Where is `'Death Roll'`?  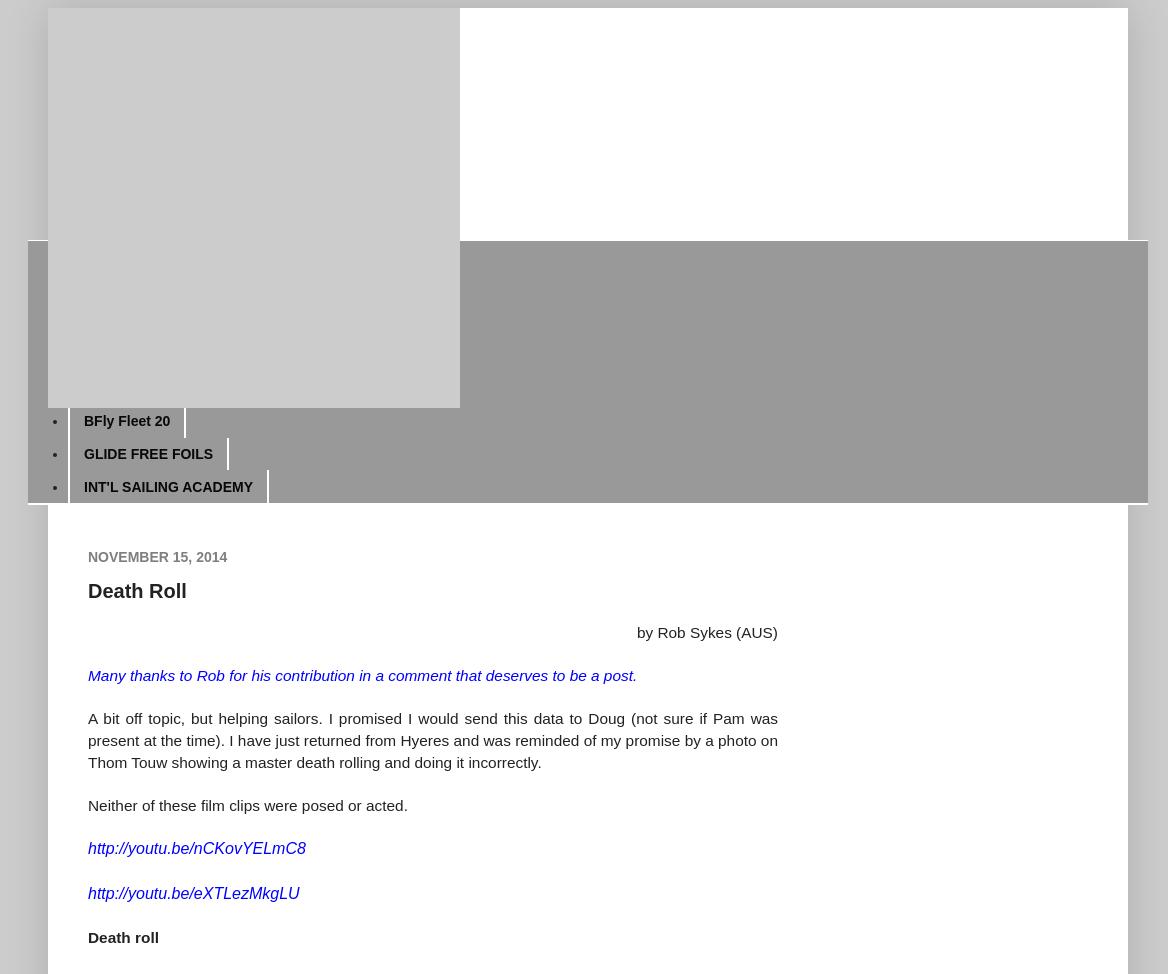
'Death Roll' is located at coordinates (136, 590).